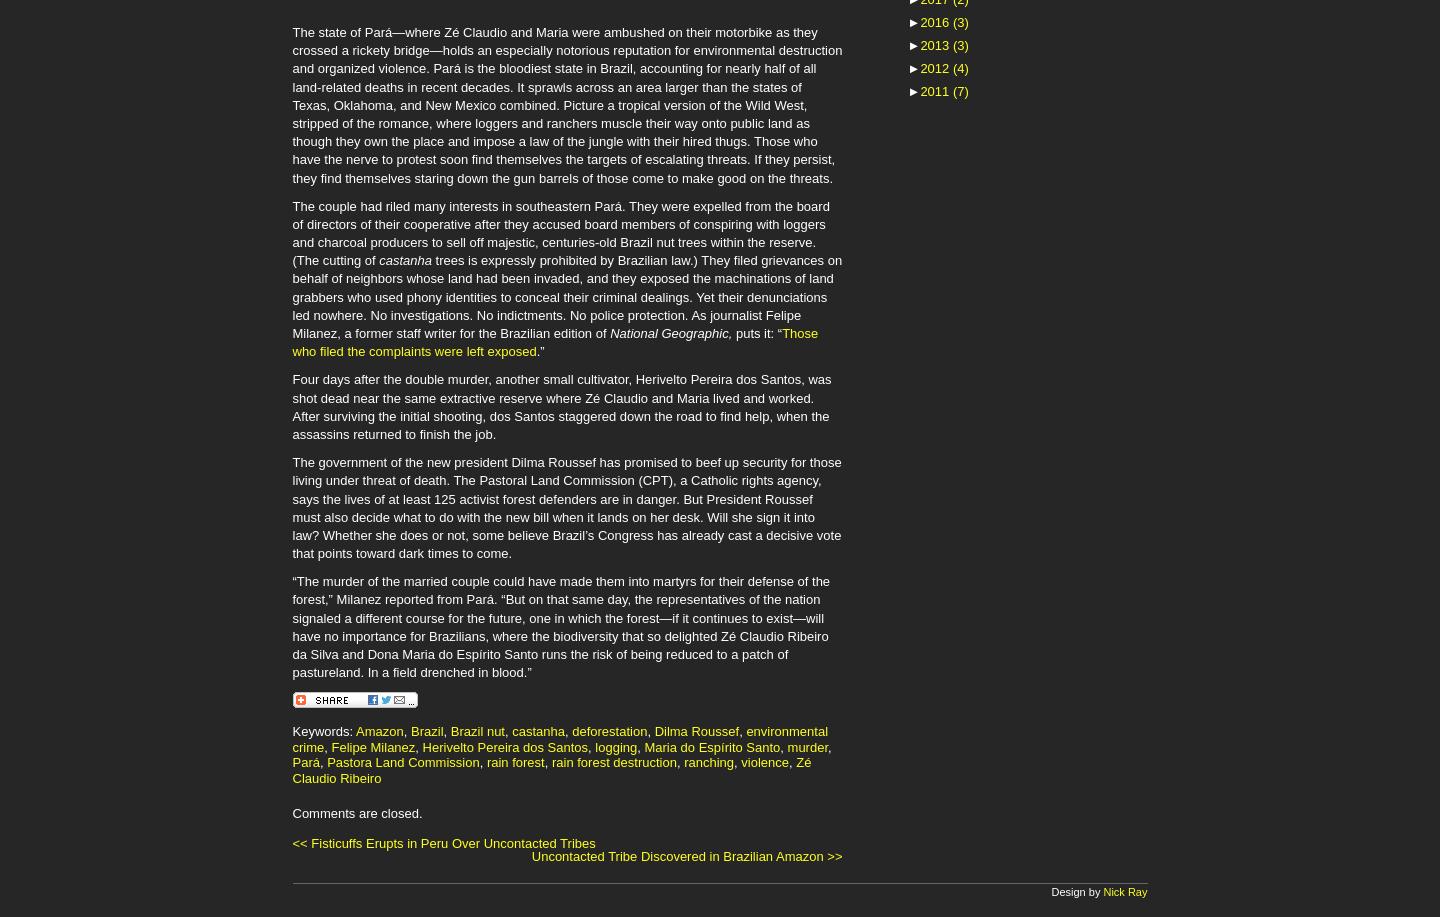  Describe the element at coordinates (642, 745) in the screenshot. I see `'Maria do Espírito Santo'` at that location.